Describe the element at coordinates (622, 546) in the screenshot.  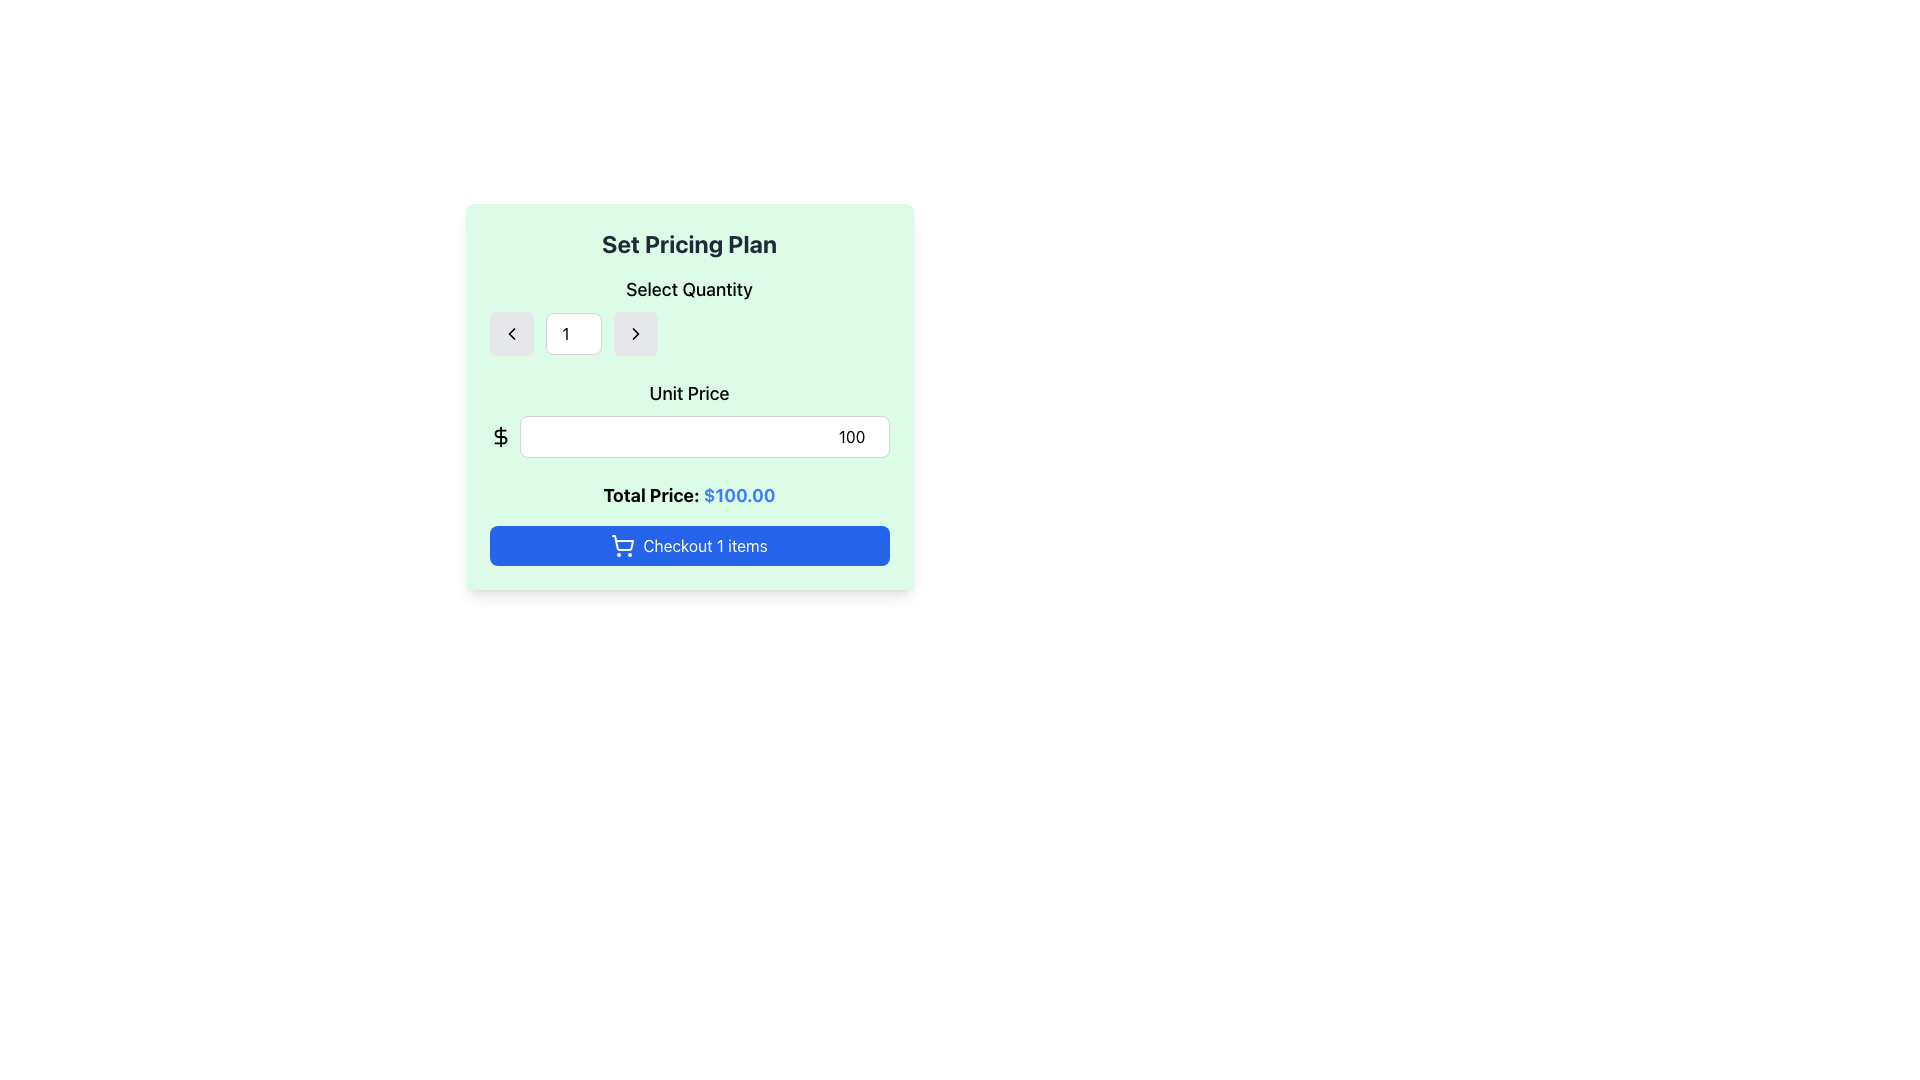
I see `the shopping cart icon within the 'Checkout 1 items' button located at the bottom of the pricing plan interface` at that location.